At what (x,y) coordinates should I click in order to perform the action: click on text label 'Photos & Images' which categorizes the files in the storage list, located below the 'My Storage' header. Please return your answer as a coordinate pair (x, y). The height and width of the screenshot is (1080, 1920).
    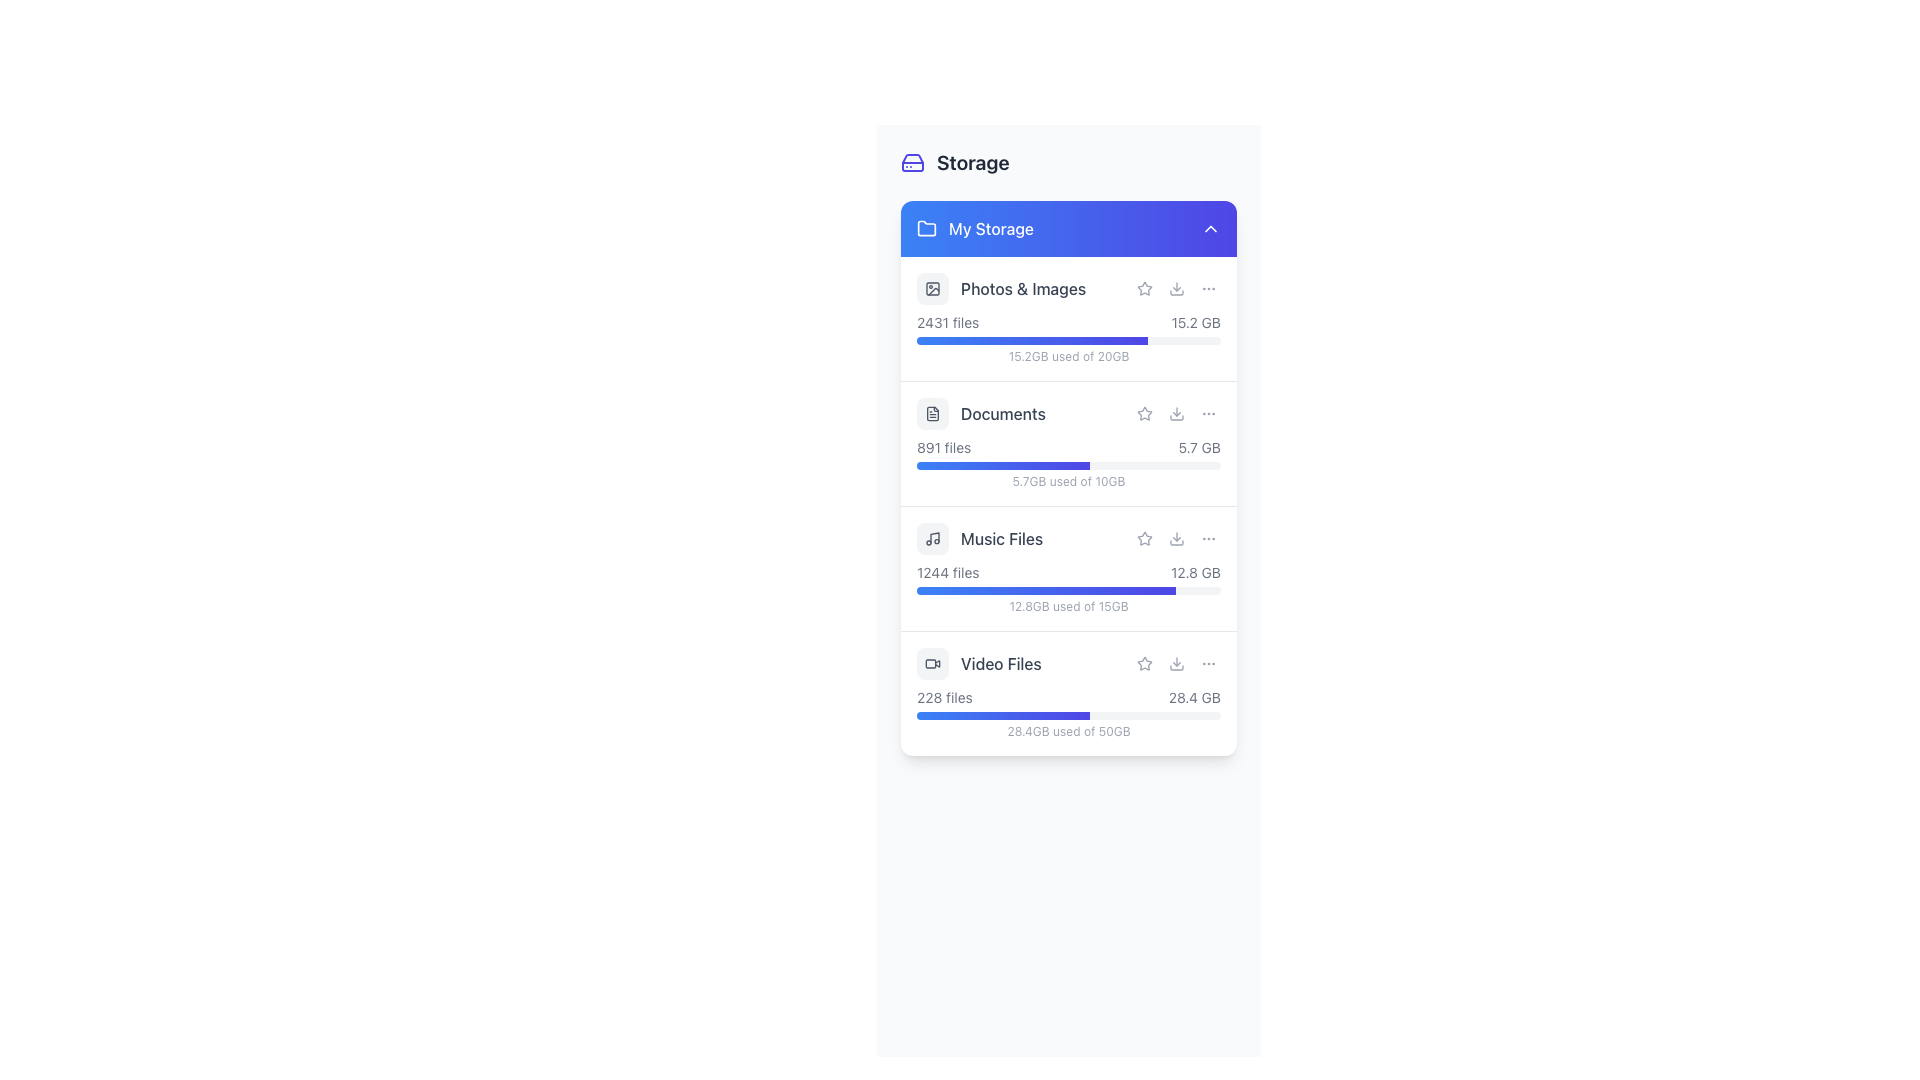
    Looking at the image, I should click on (1023, 289).